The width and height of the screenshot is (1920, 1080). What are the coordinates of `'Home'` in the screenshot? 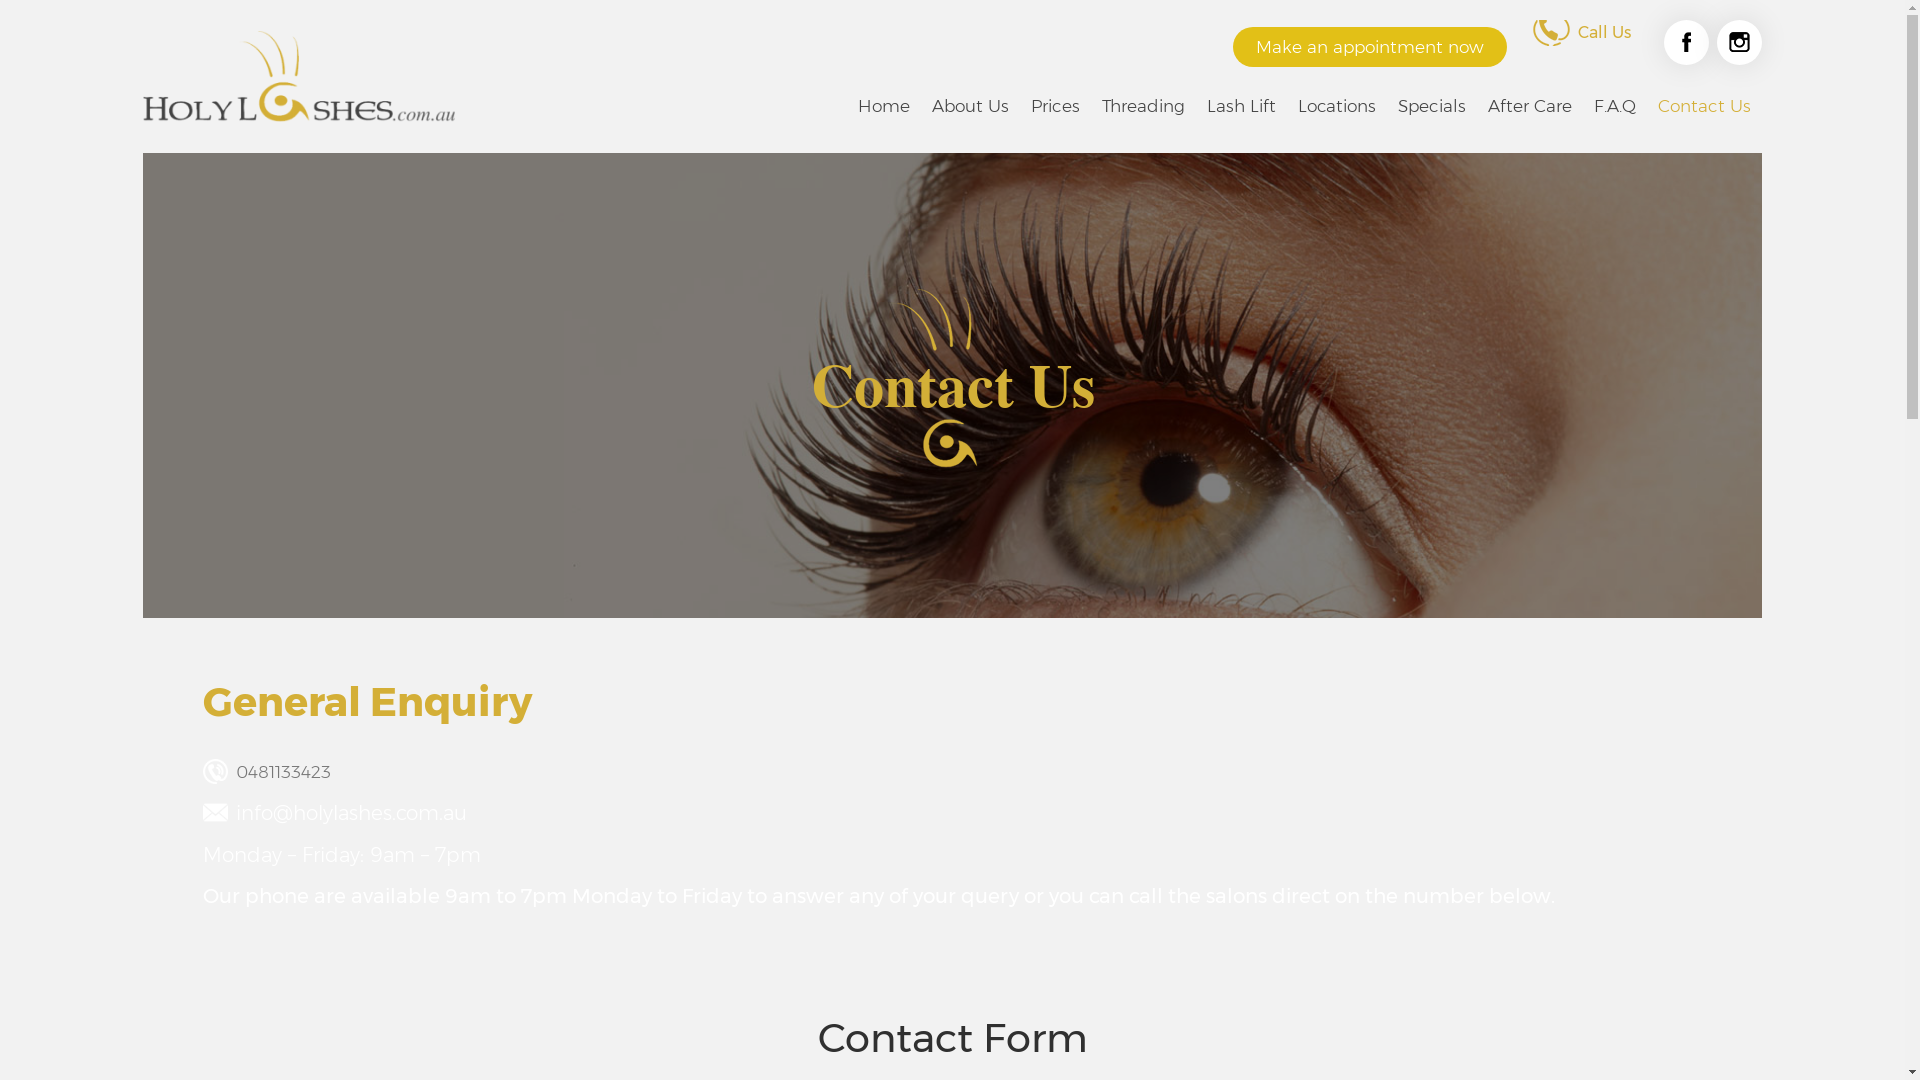 It's located at (882, 105).